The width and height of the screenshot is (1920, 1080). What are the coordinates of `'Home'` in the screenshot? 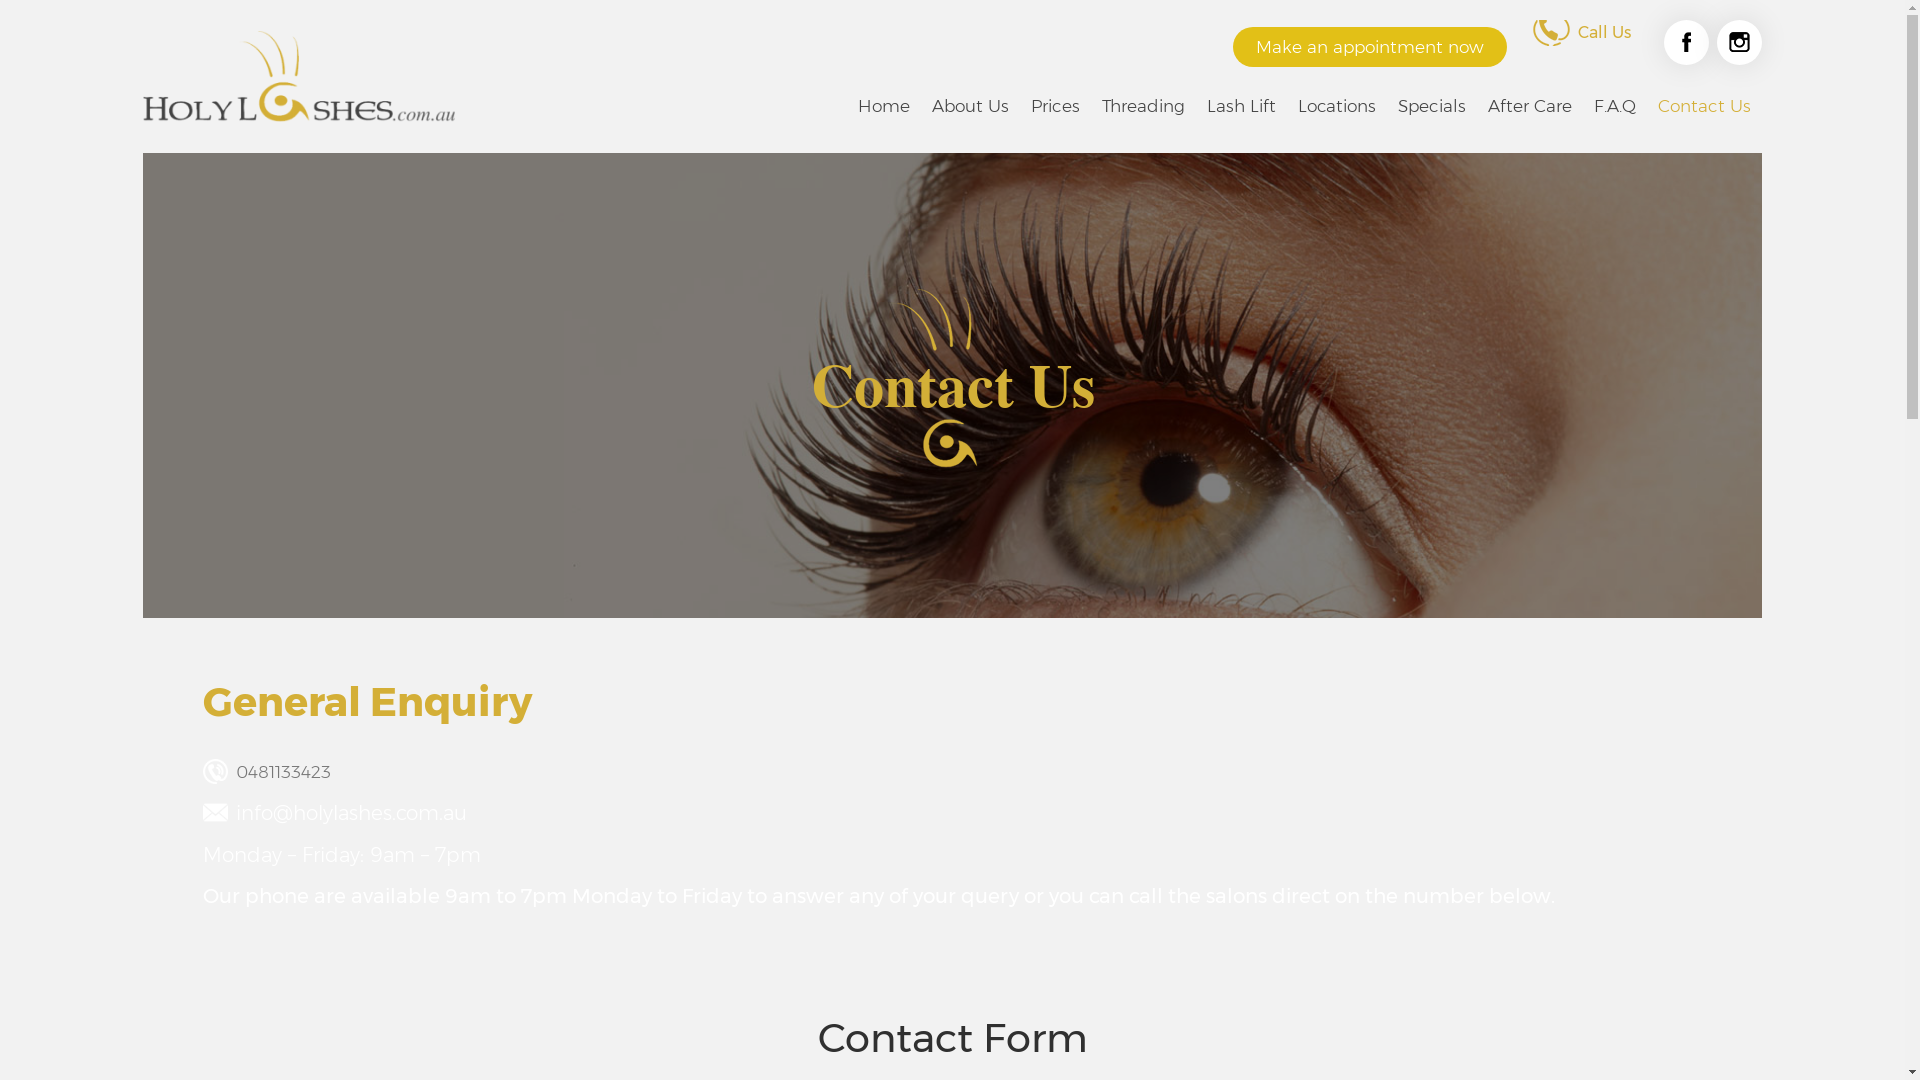 It's located at (882, 105).